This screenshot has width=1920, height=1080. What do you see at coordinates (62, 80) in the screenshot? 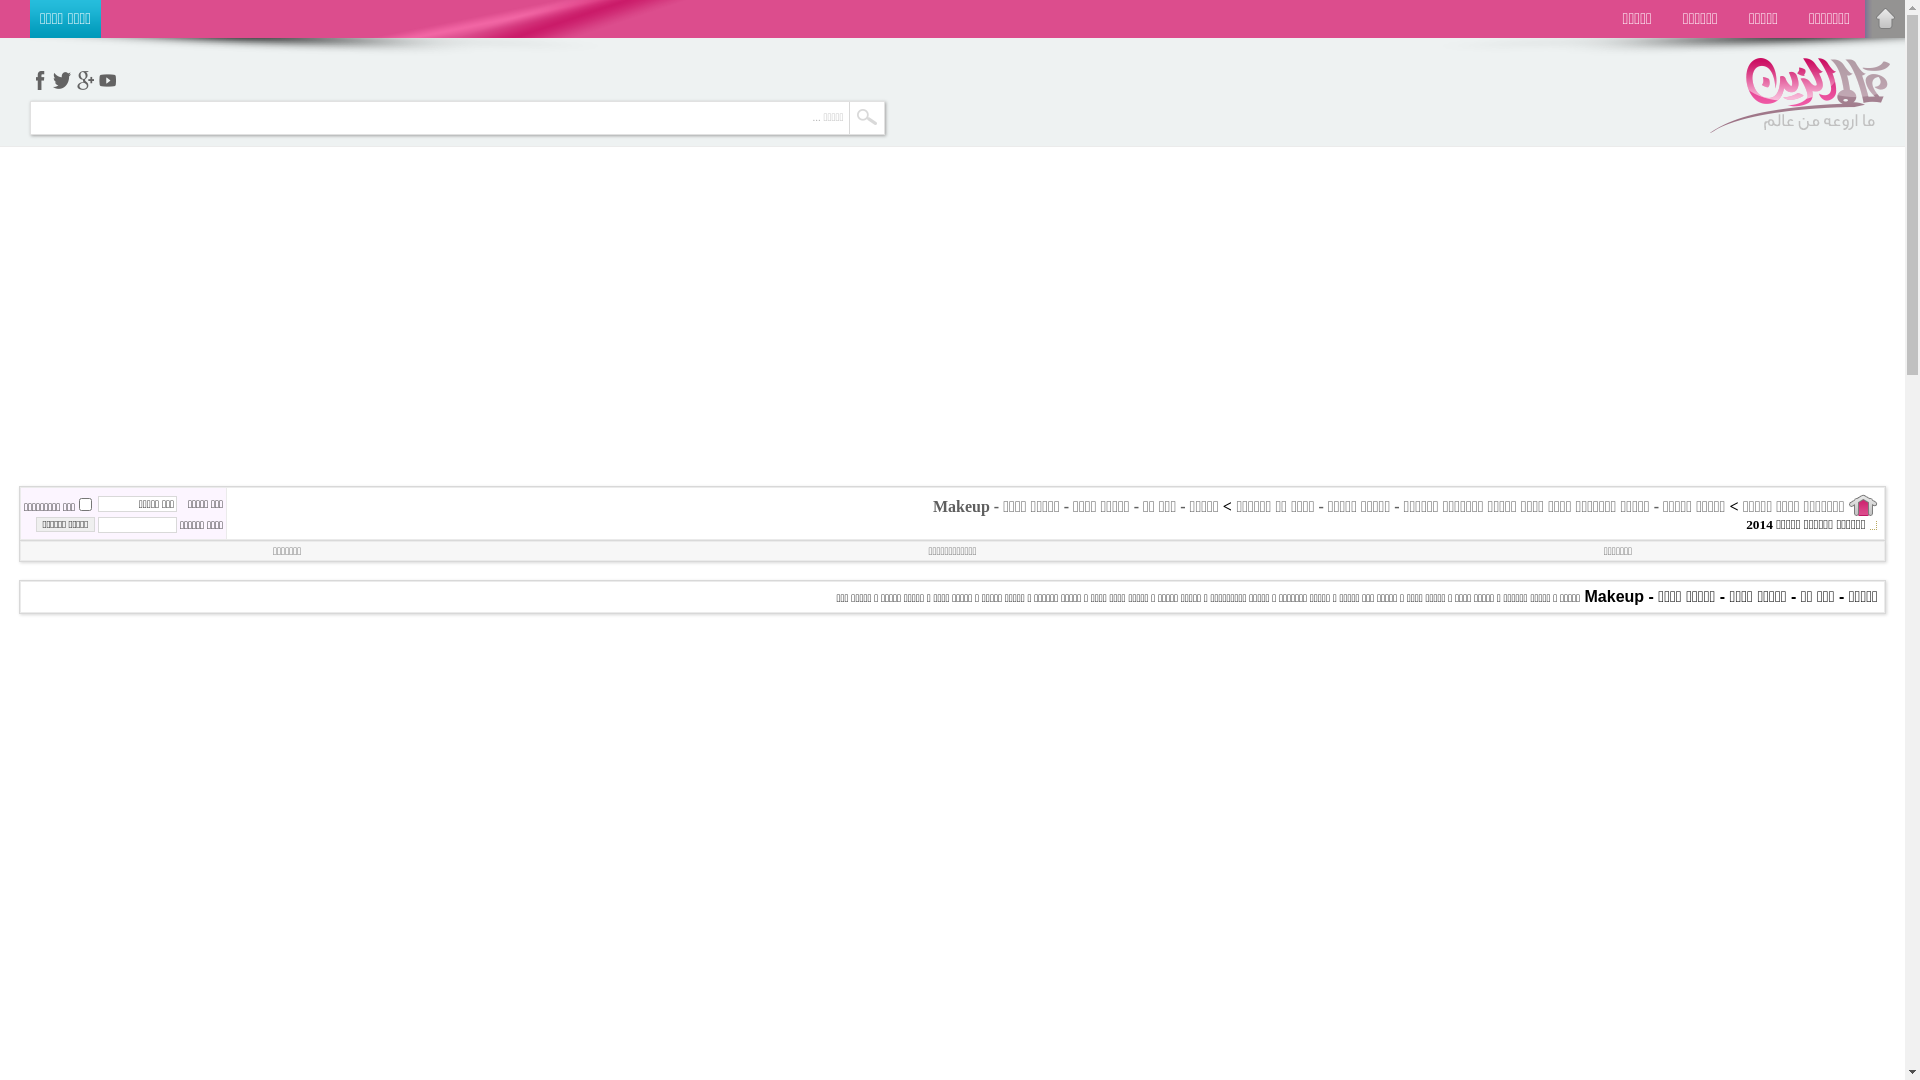
I see `'twetter'` at bounding box center [62, 80].